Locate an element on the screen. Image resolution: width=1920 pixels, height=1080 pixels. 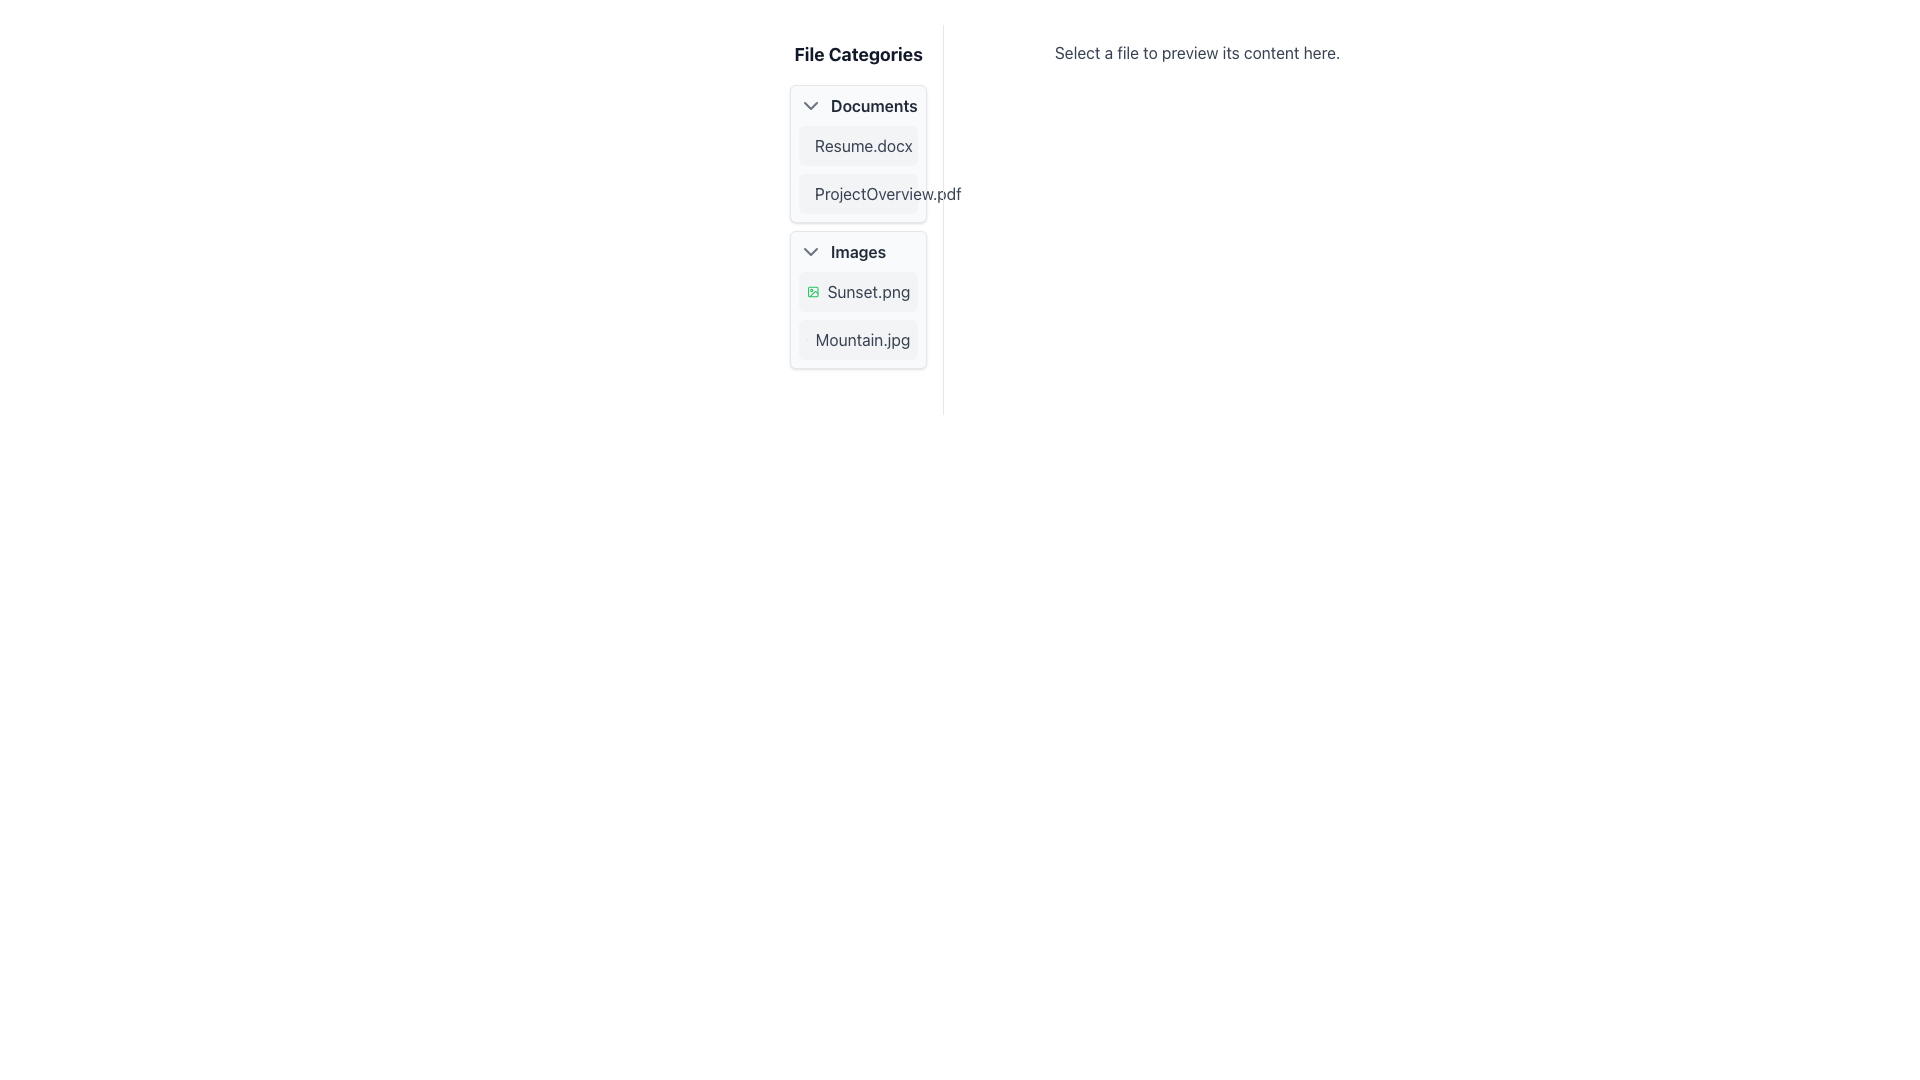
the 'Images' Collapsible Header is located at coordinates (858, 250).